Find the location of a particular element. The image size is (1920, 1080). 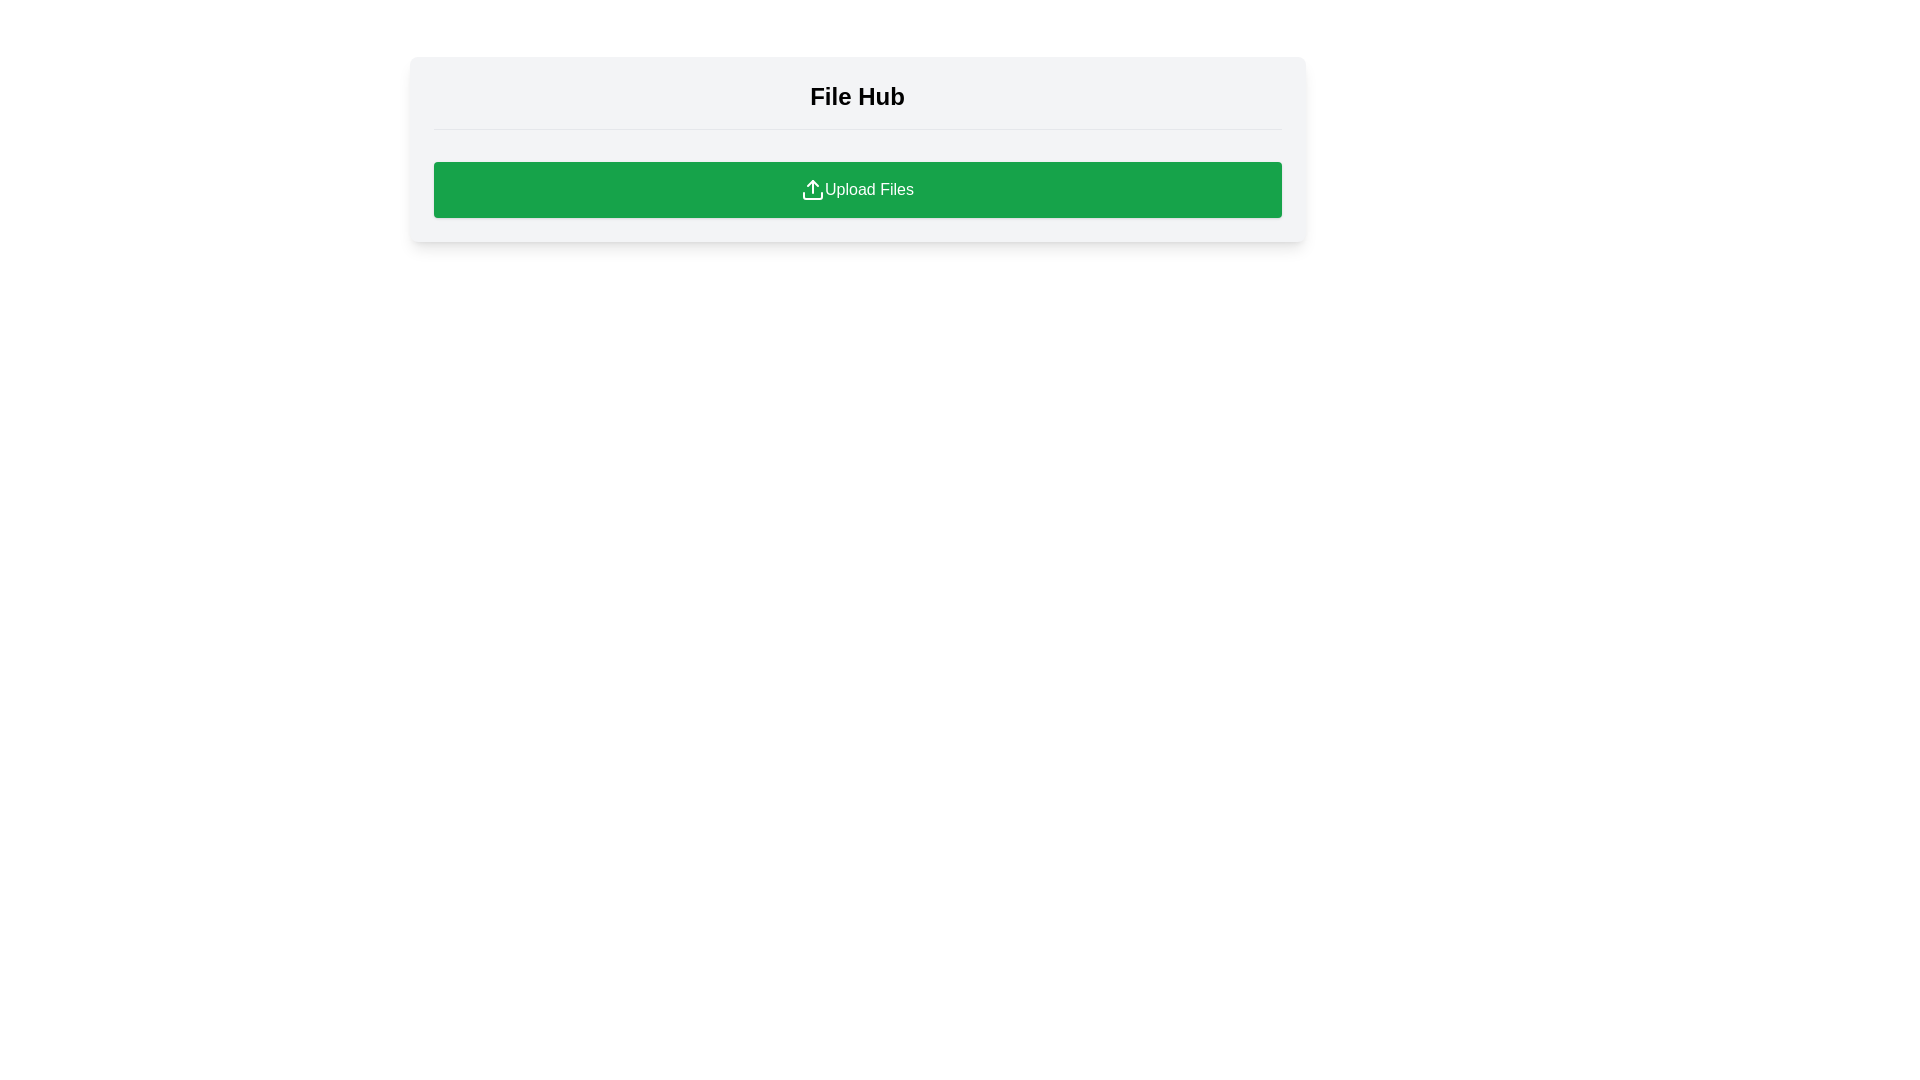

the upload icon located on the green 'Upload Files' button, positioned near the left side of the text is located at coordinates (813, 189).